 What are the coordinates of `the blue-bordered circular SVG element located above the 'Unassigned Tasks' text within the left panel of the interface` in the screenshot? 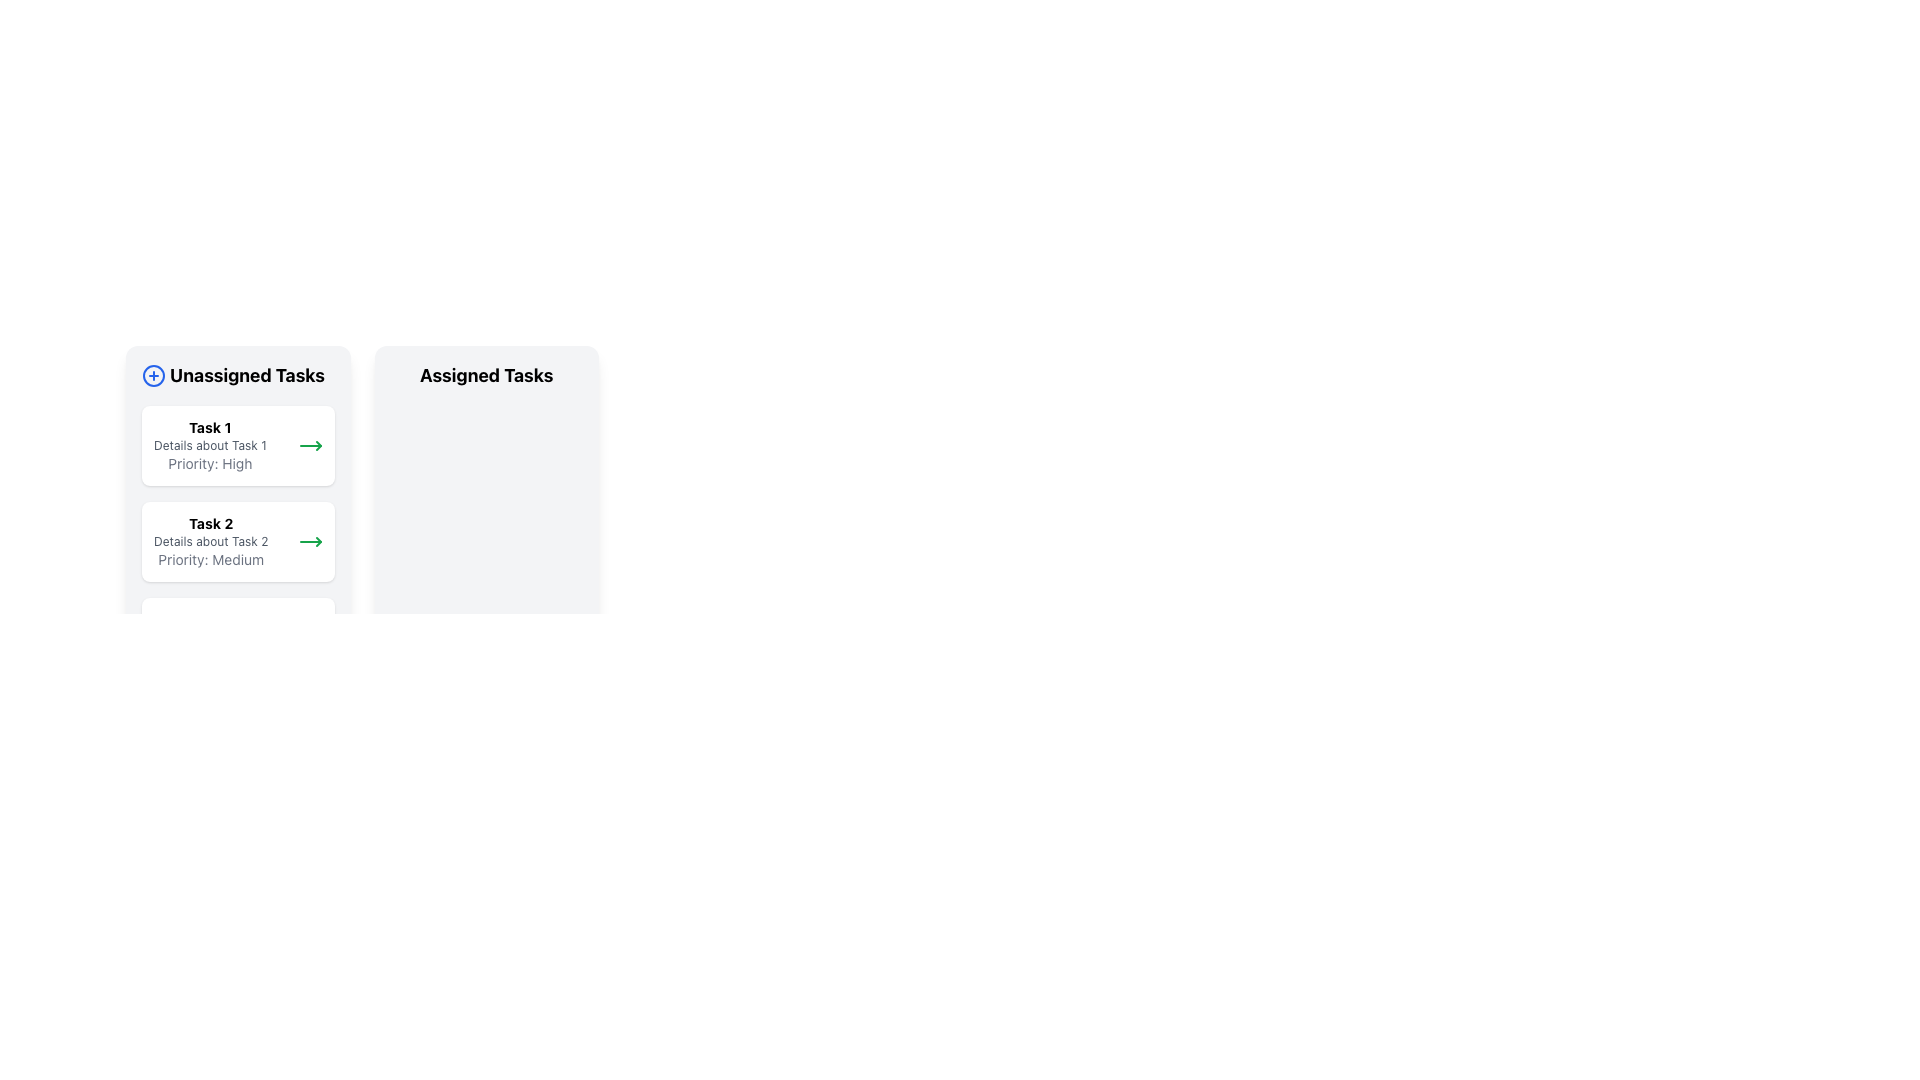 It's located at (152, 375).